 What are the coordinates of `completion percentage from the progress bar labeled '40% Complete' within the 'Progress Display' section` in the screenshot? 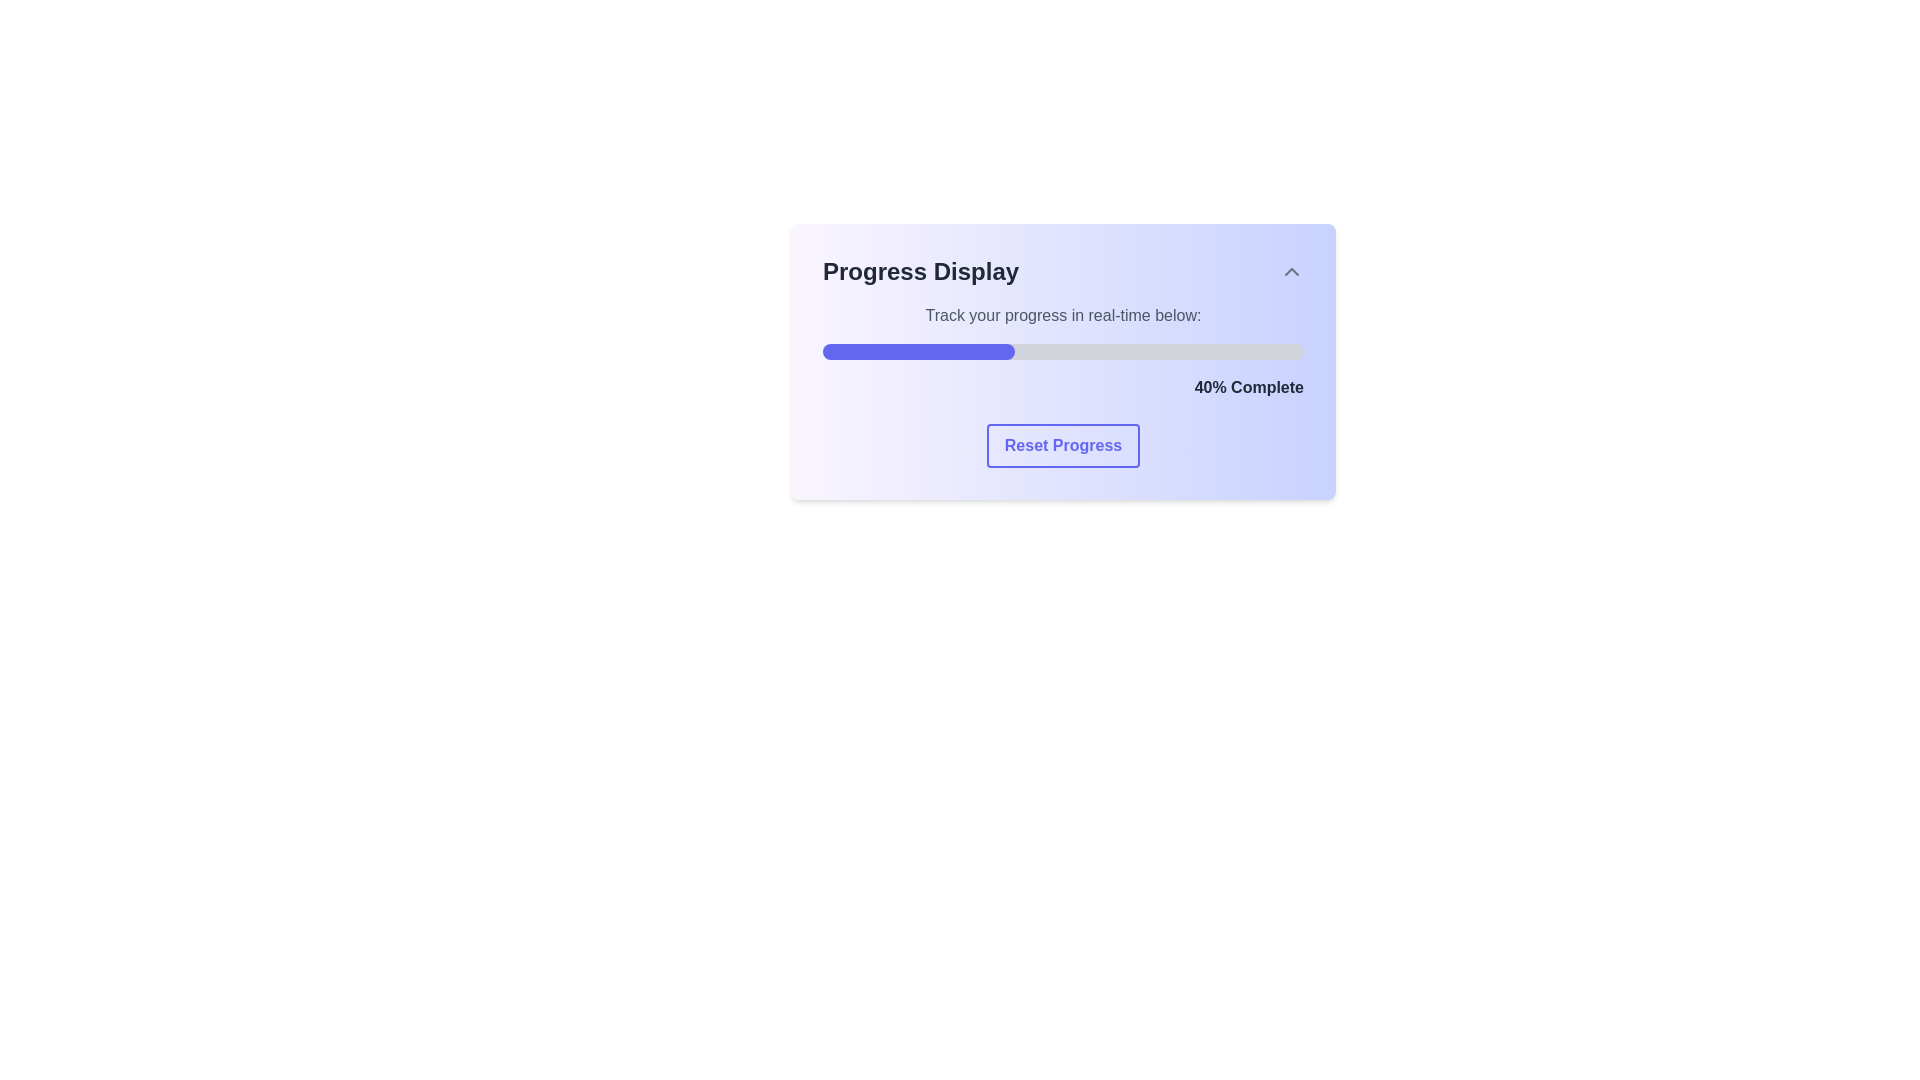 It's located at (1062, 350).